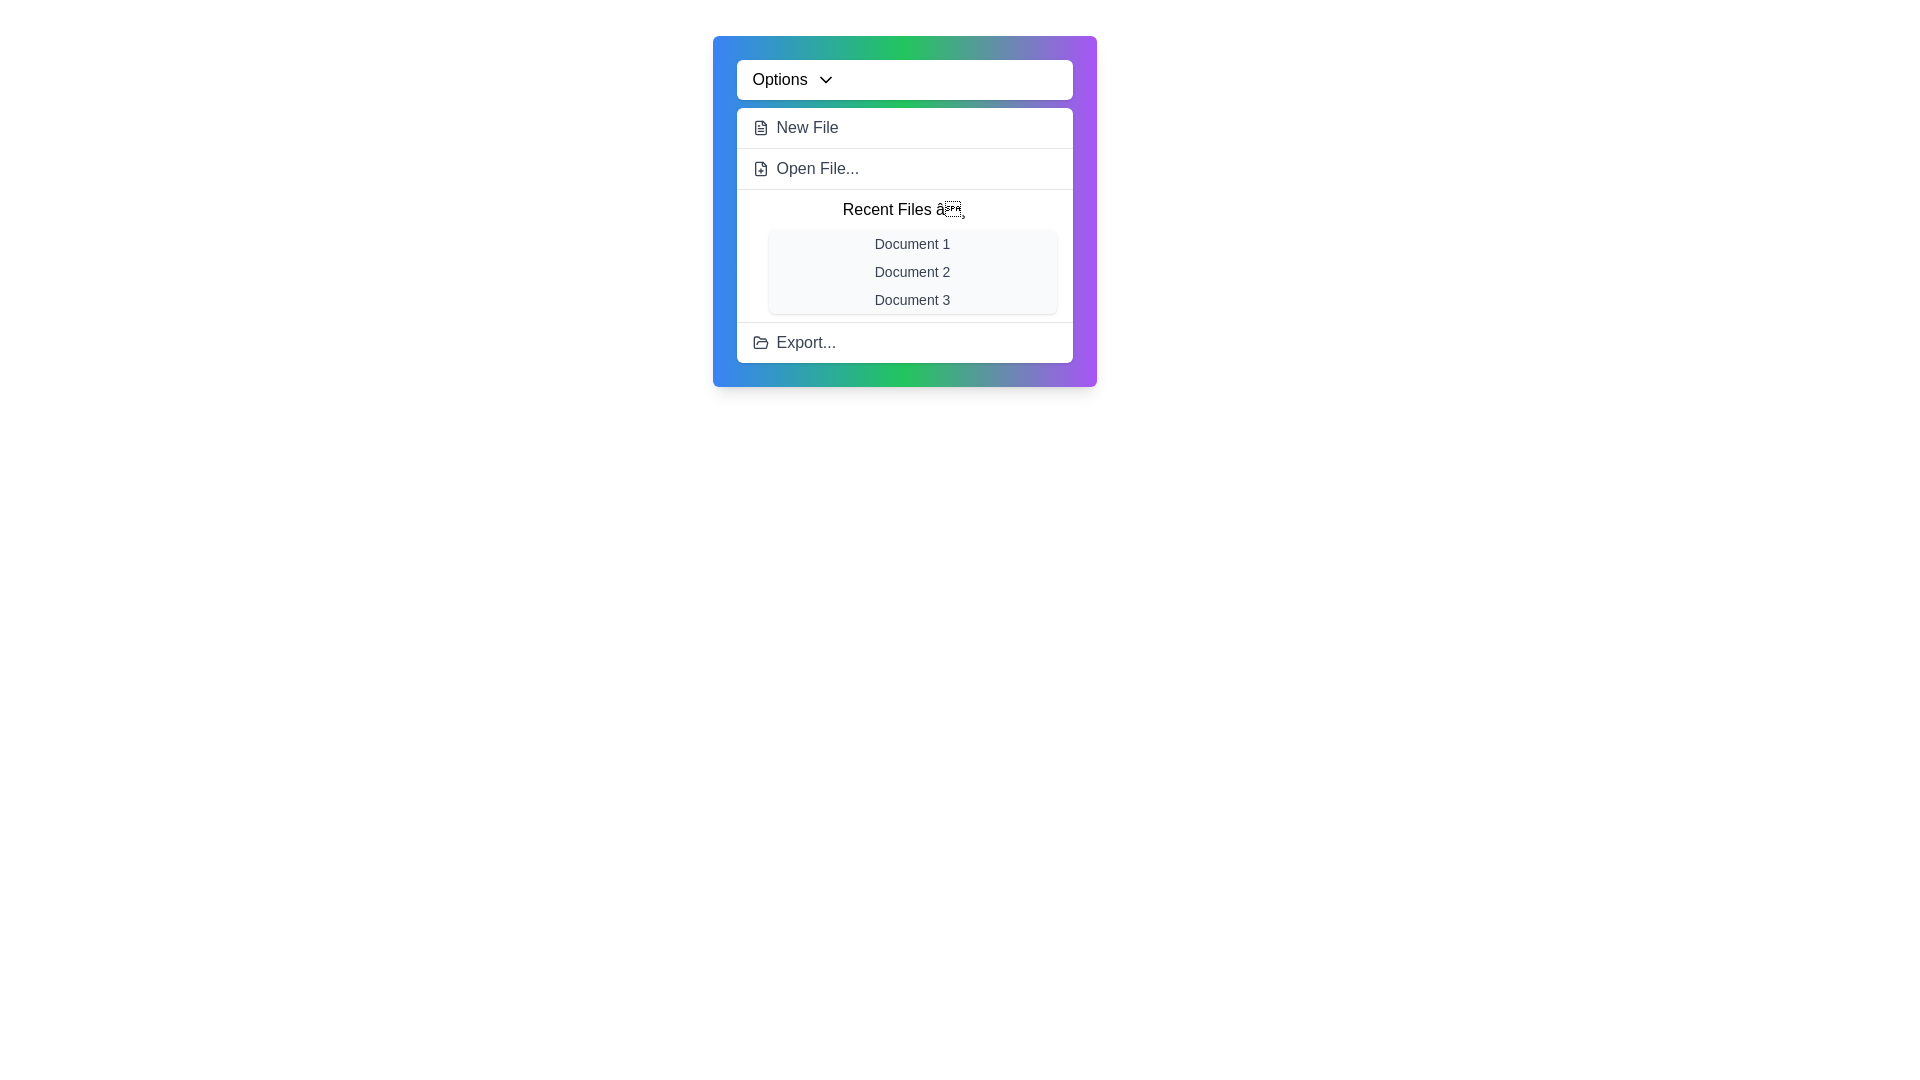  Describe the element at coordinates (911, 272) in the screenshot. I see `the text item representing 'Document 2' in the list to trigger the hover effect` at that location.